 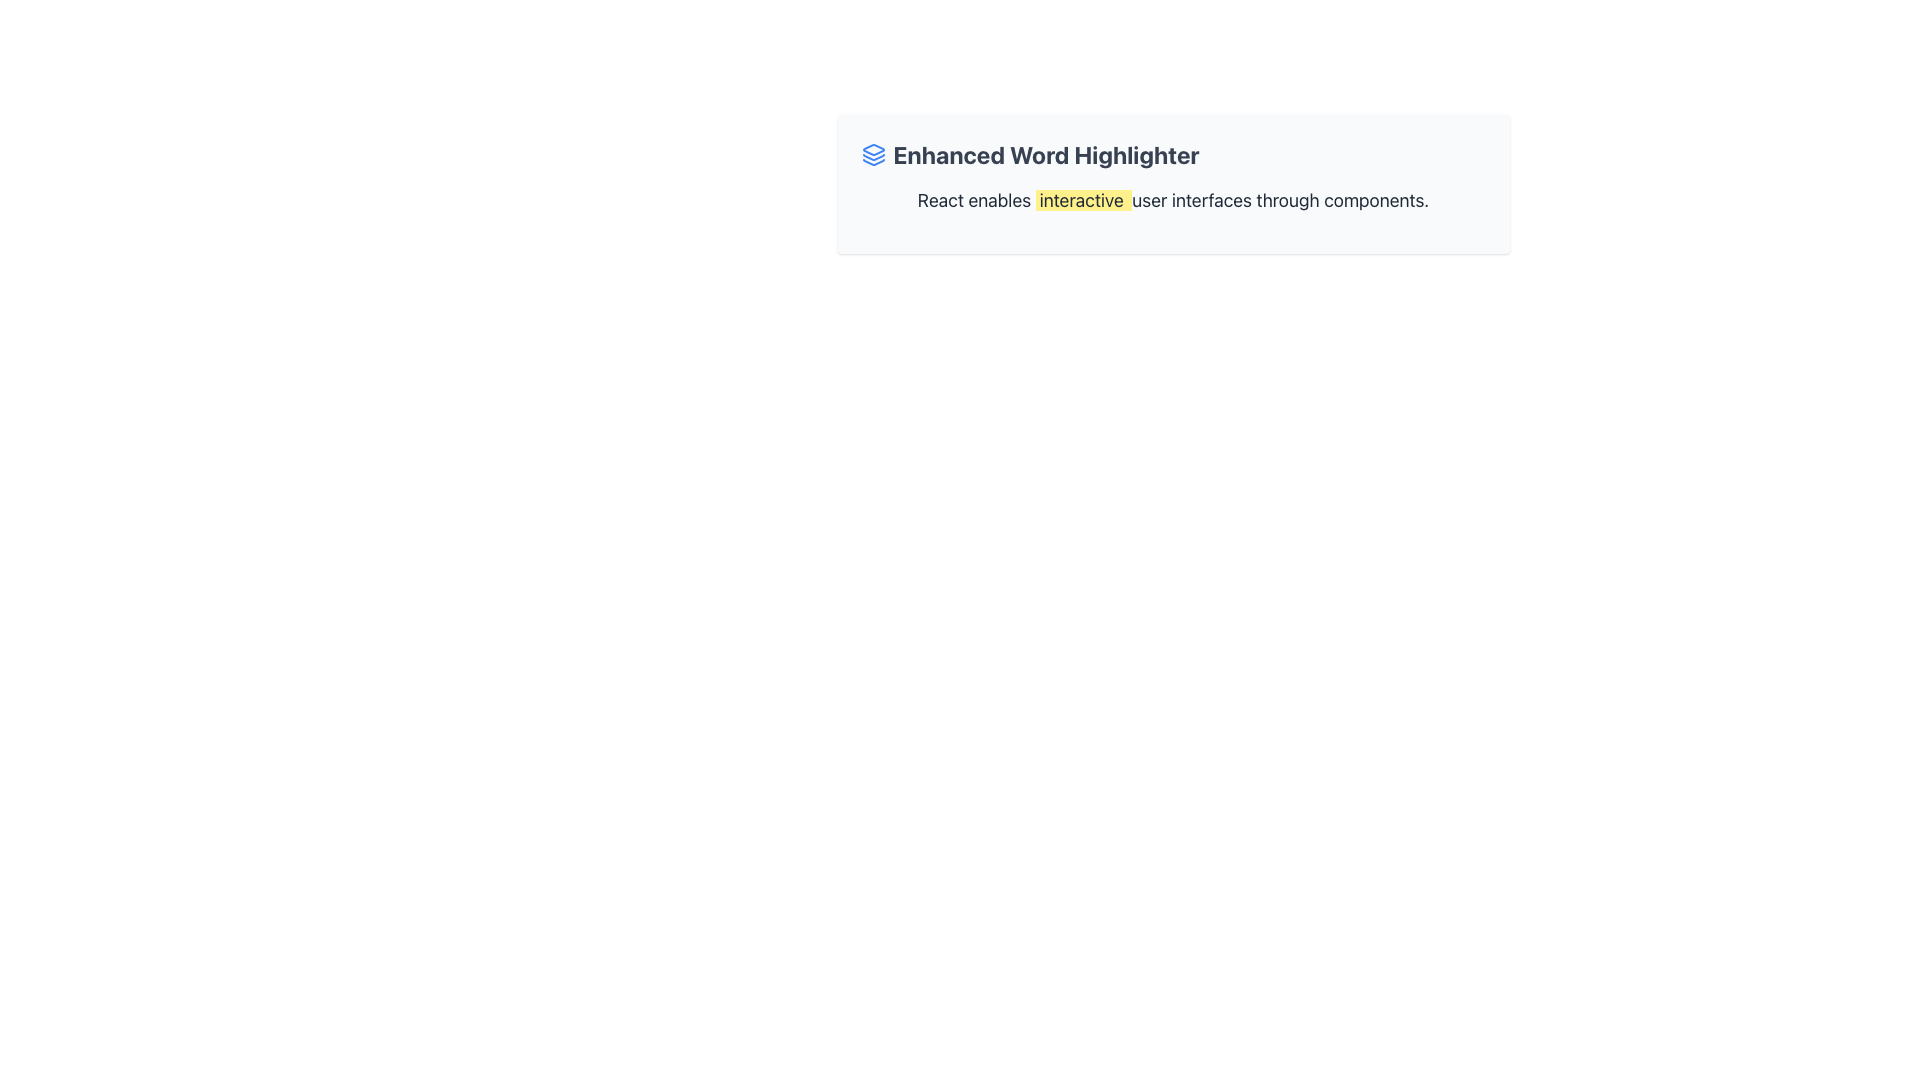 I want to click on the second word in the sentence 'React enables interactive user interfaces through components', which is displayed in the top-centered area of the interface, so click(x=1002, y=200).